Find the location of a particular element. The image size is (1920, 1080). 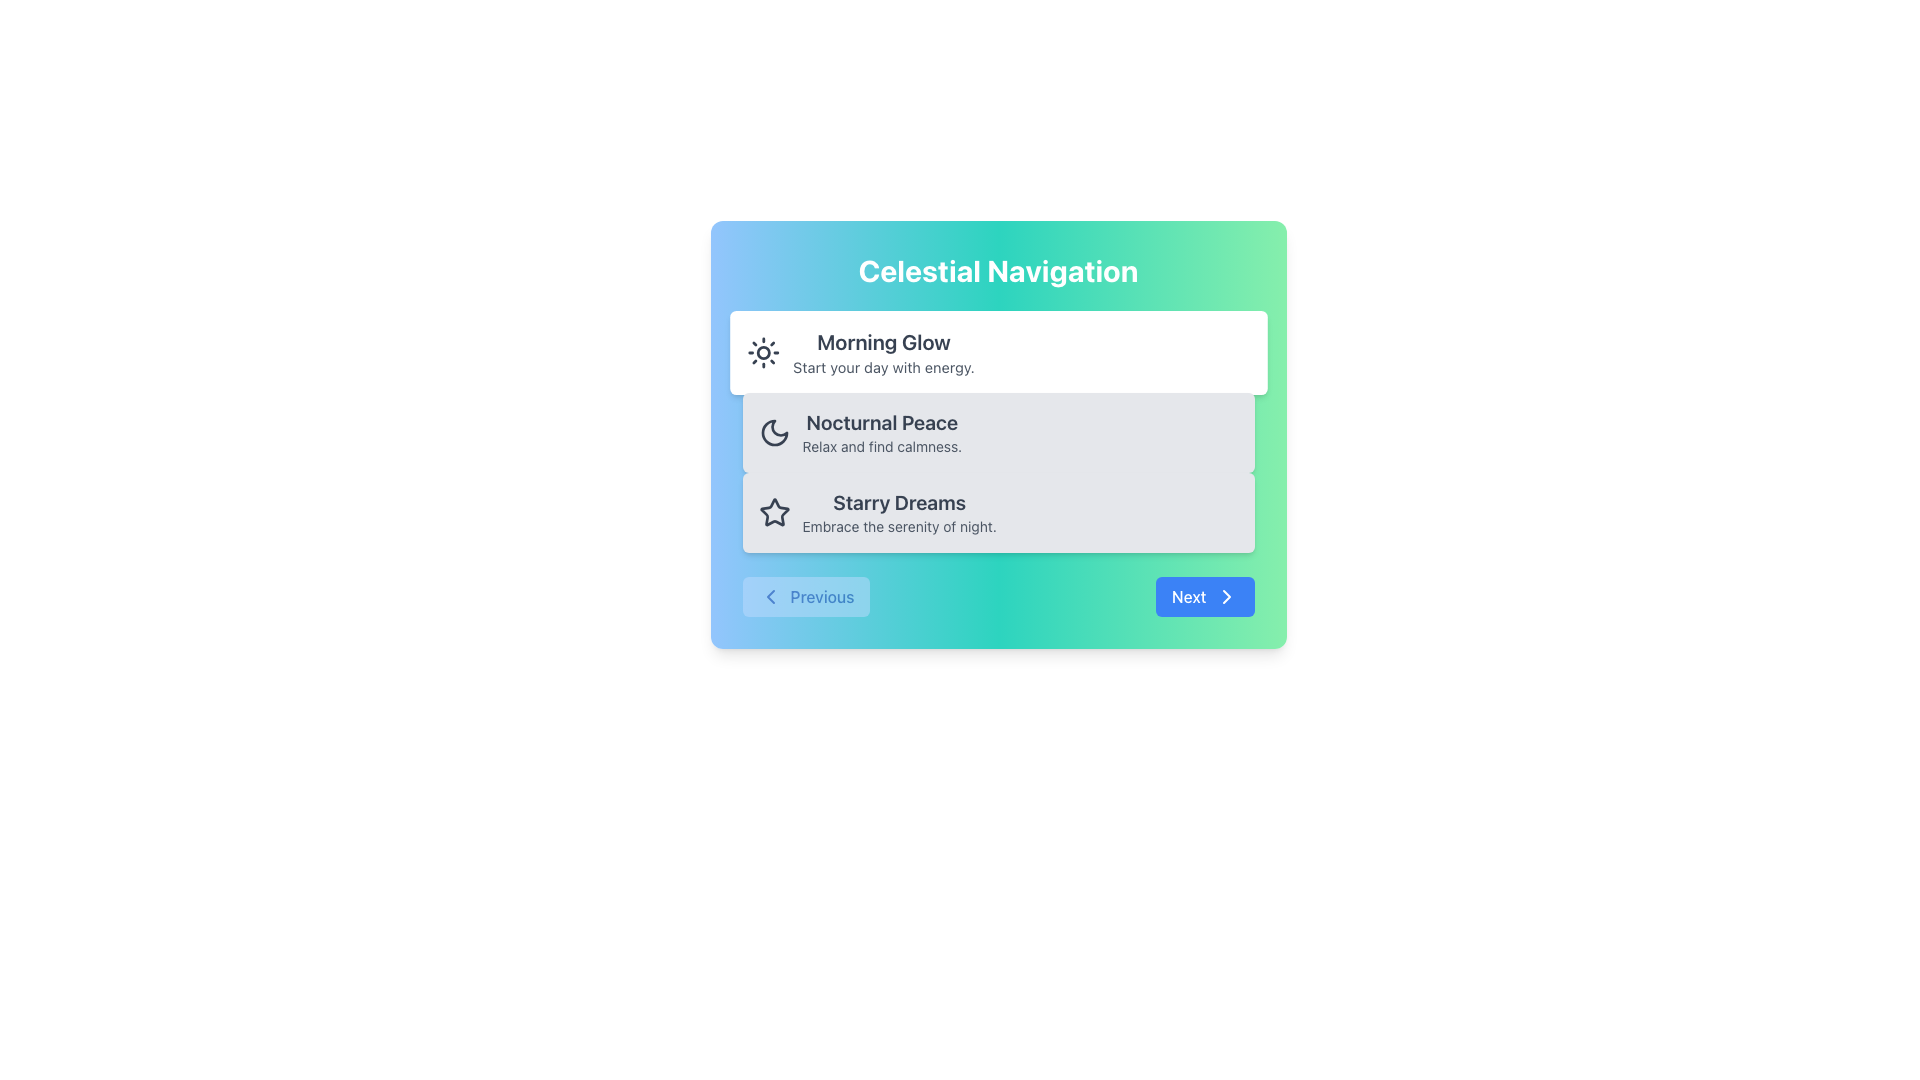

the left chevron icon rendered within an SVG element is located at coordinates (769, 596).